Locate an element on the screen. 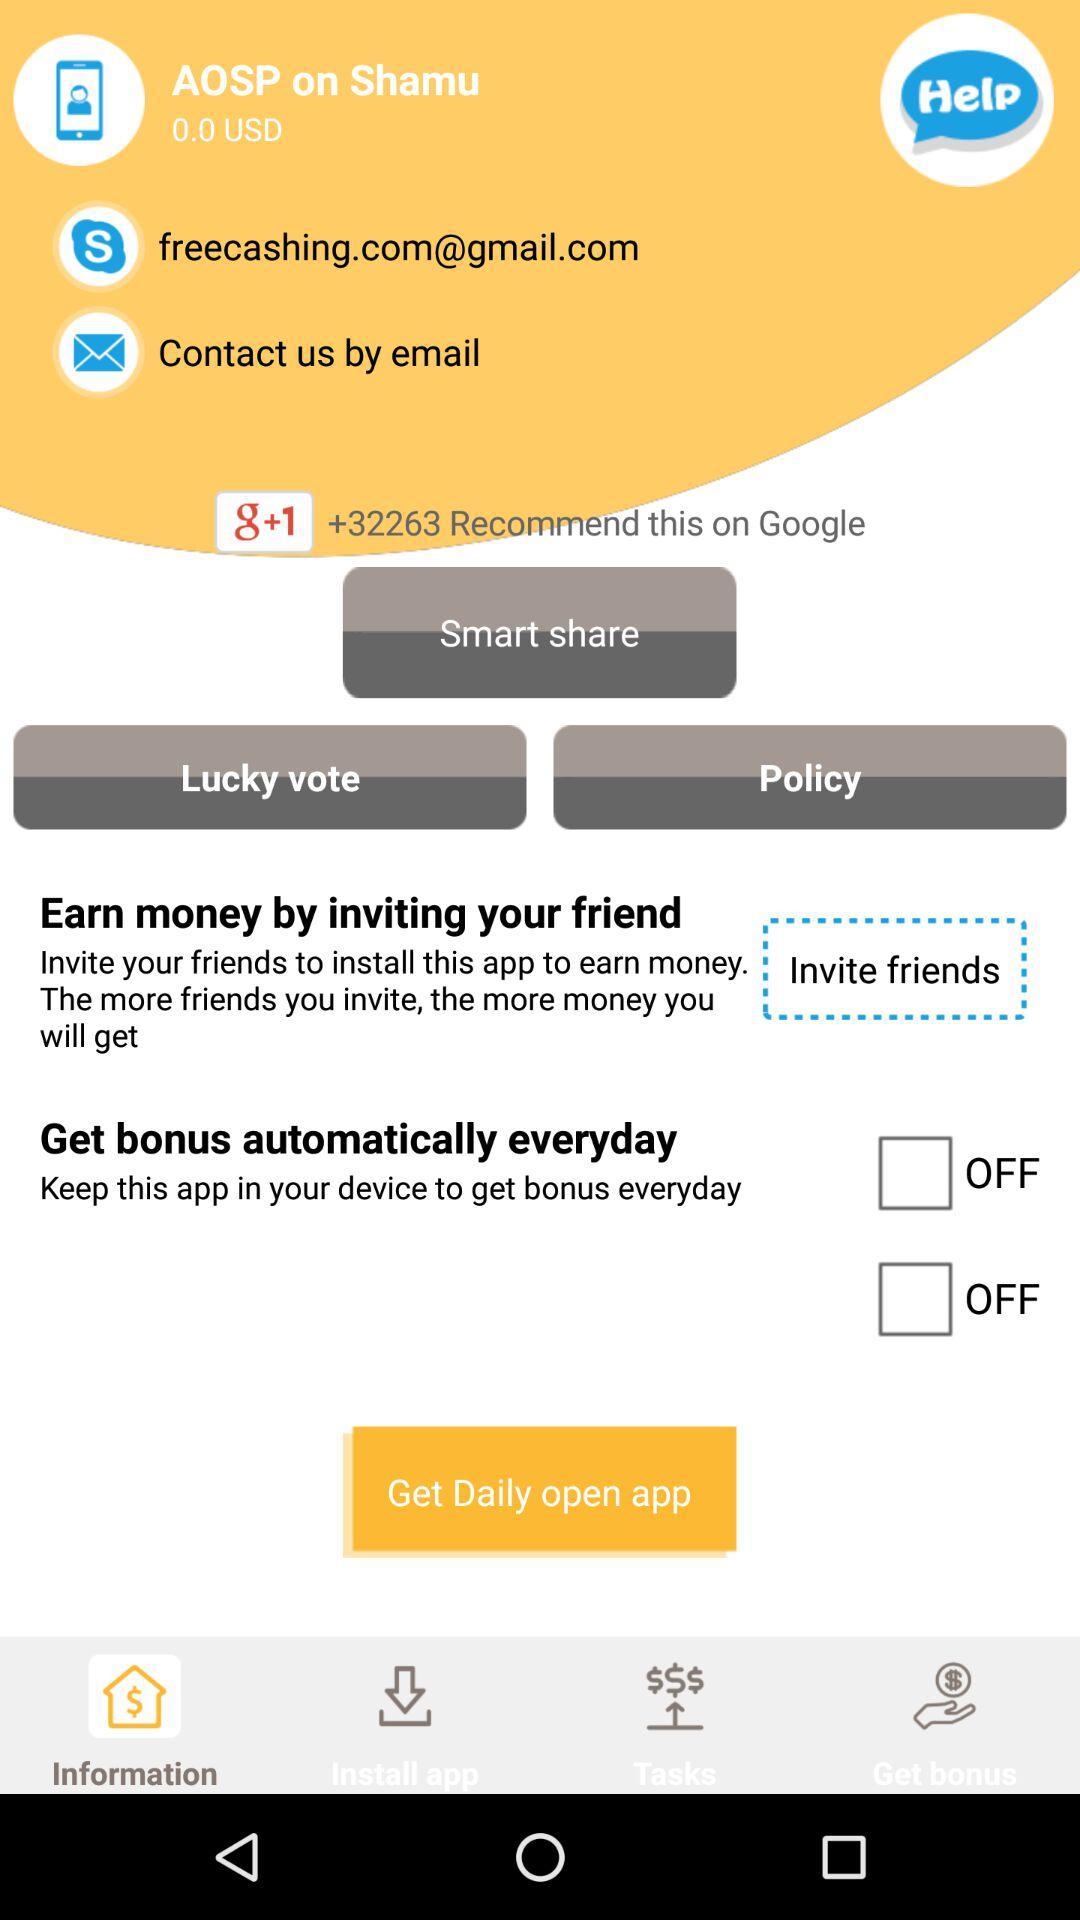 This screenshot has width=1080, height=1920. email them is located at coordinates (98, 352).